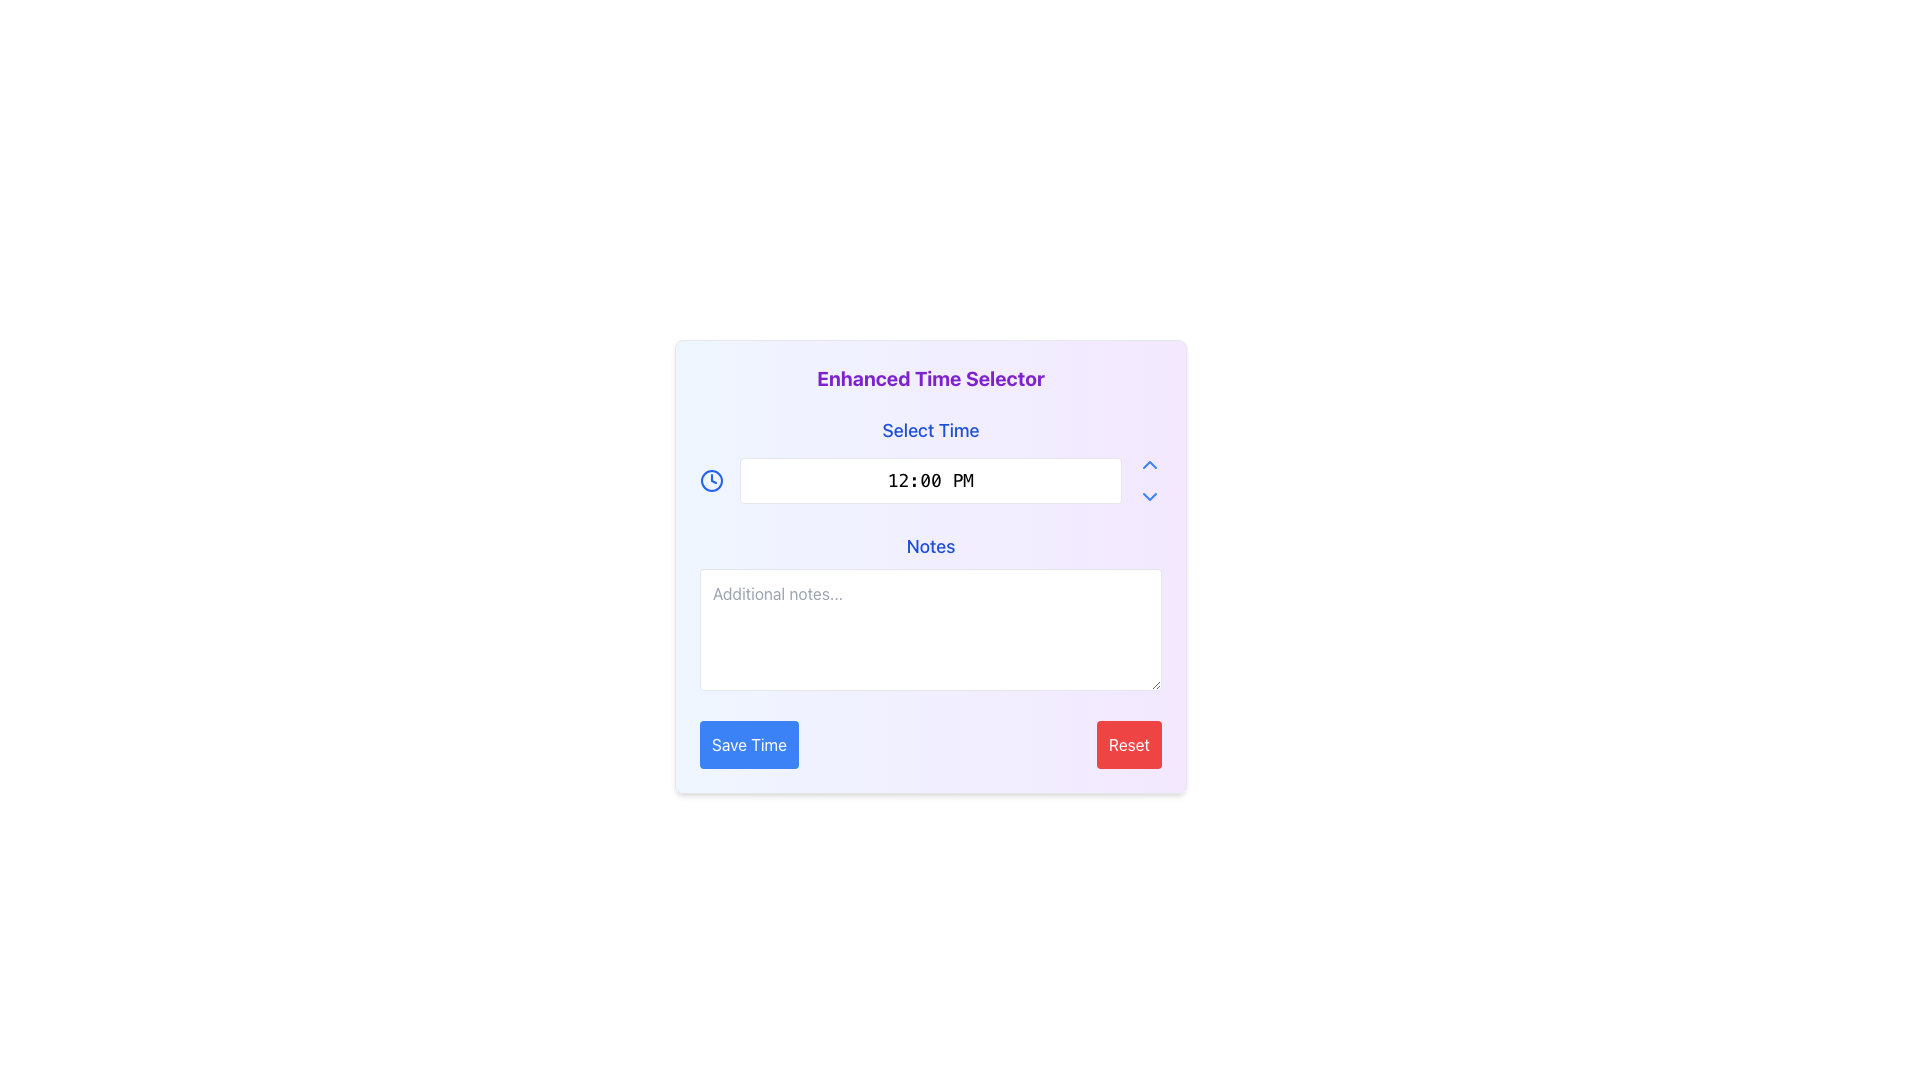  What do you see at coordinates (1150, 496) in the screenshot?
I see `the downward-pointing chevron symbol (Dropdown toggle indicator icon) in the 'Select Time' section of the form for tooltip or visual feedback` at bounding box center [1150, 496].